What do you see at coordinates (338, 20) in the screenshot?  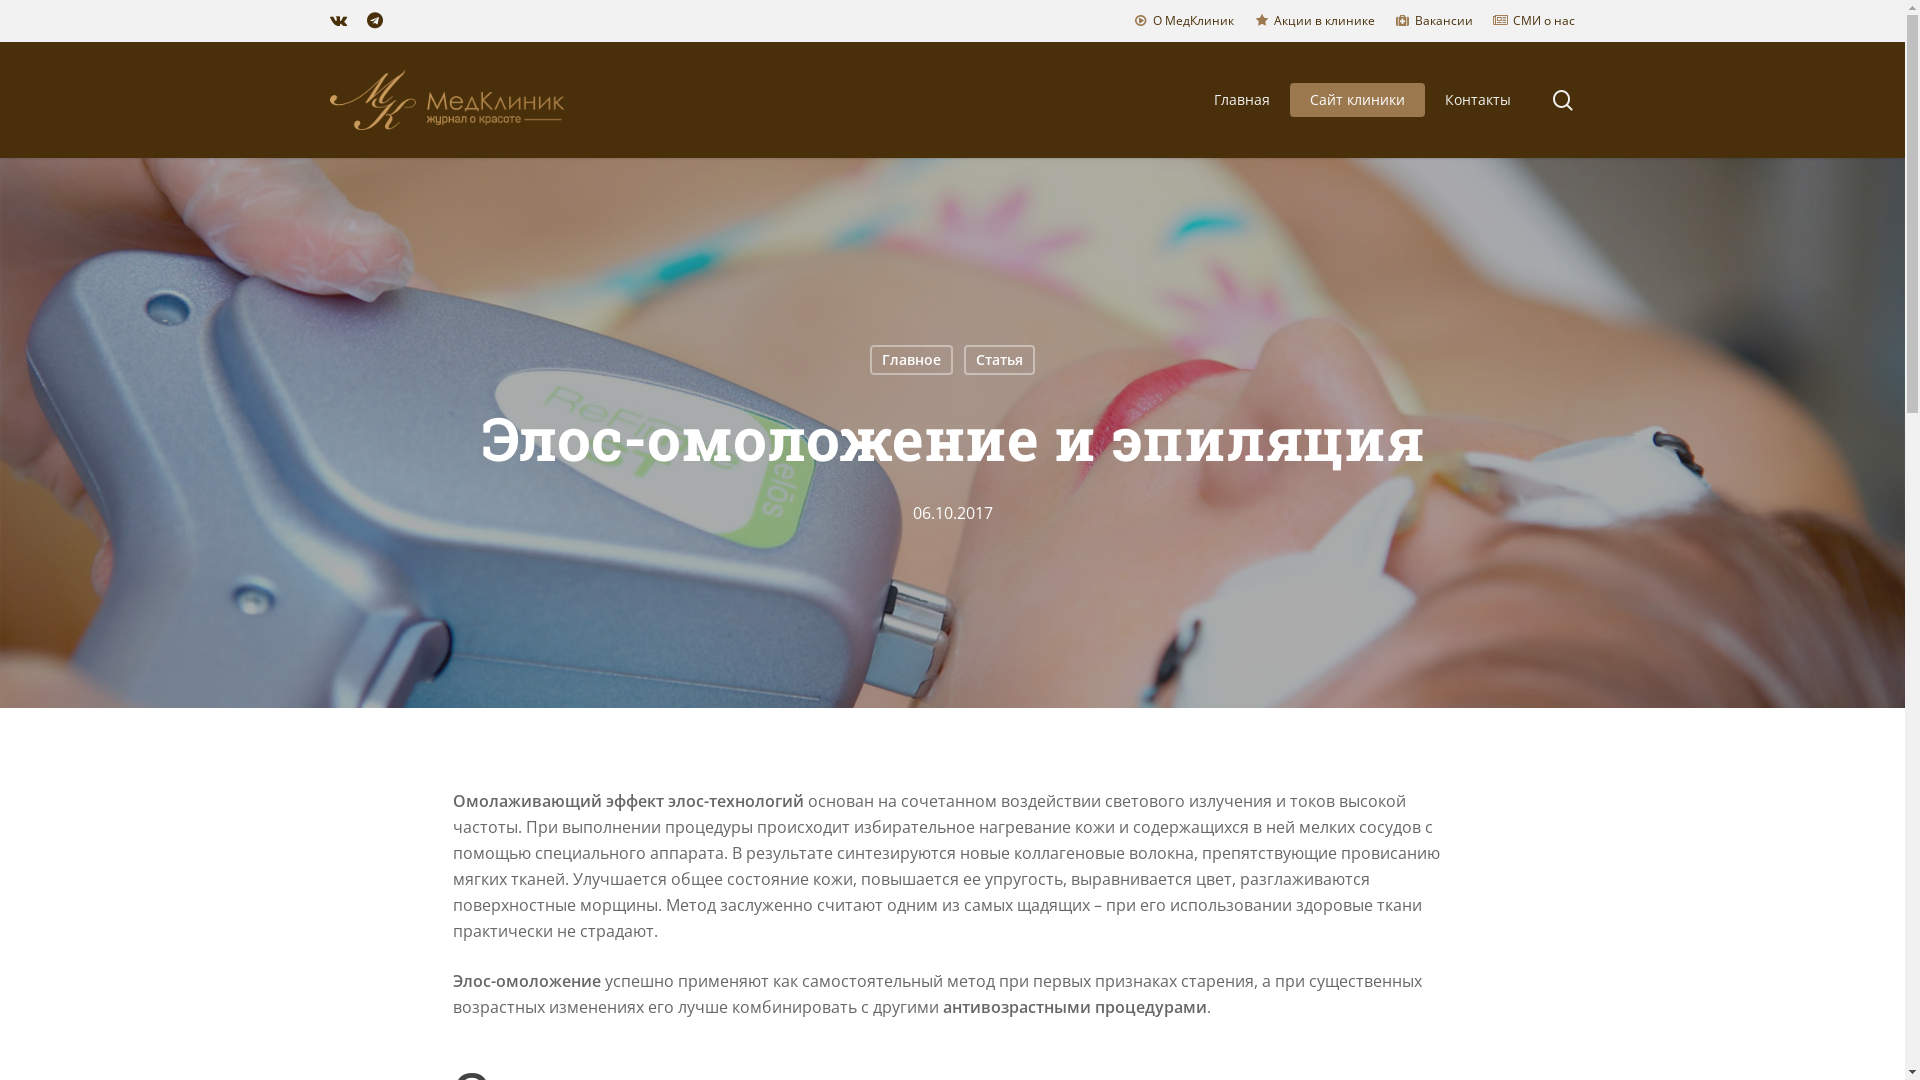 I see `'vk'` at bounding box center [338, 20].